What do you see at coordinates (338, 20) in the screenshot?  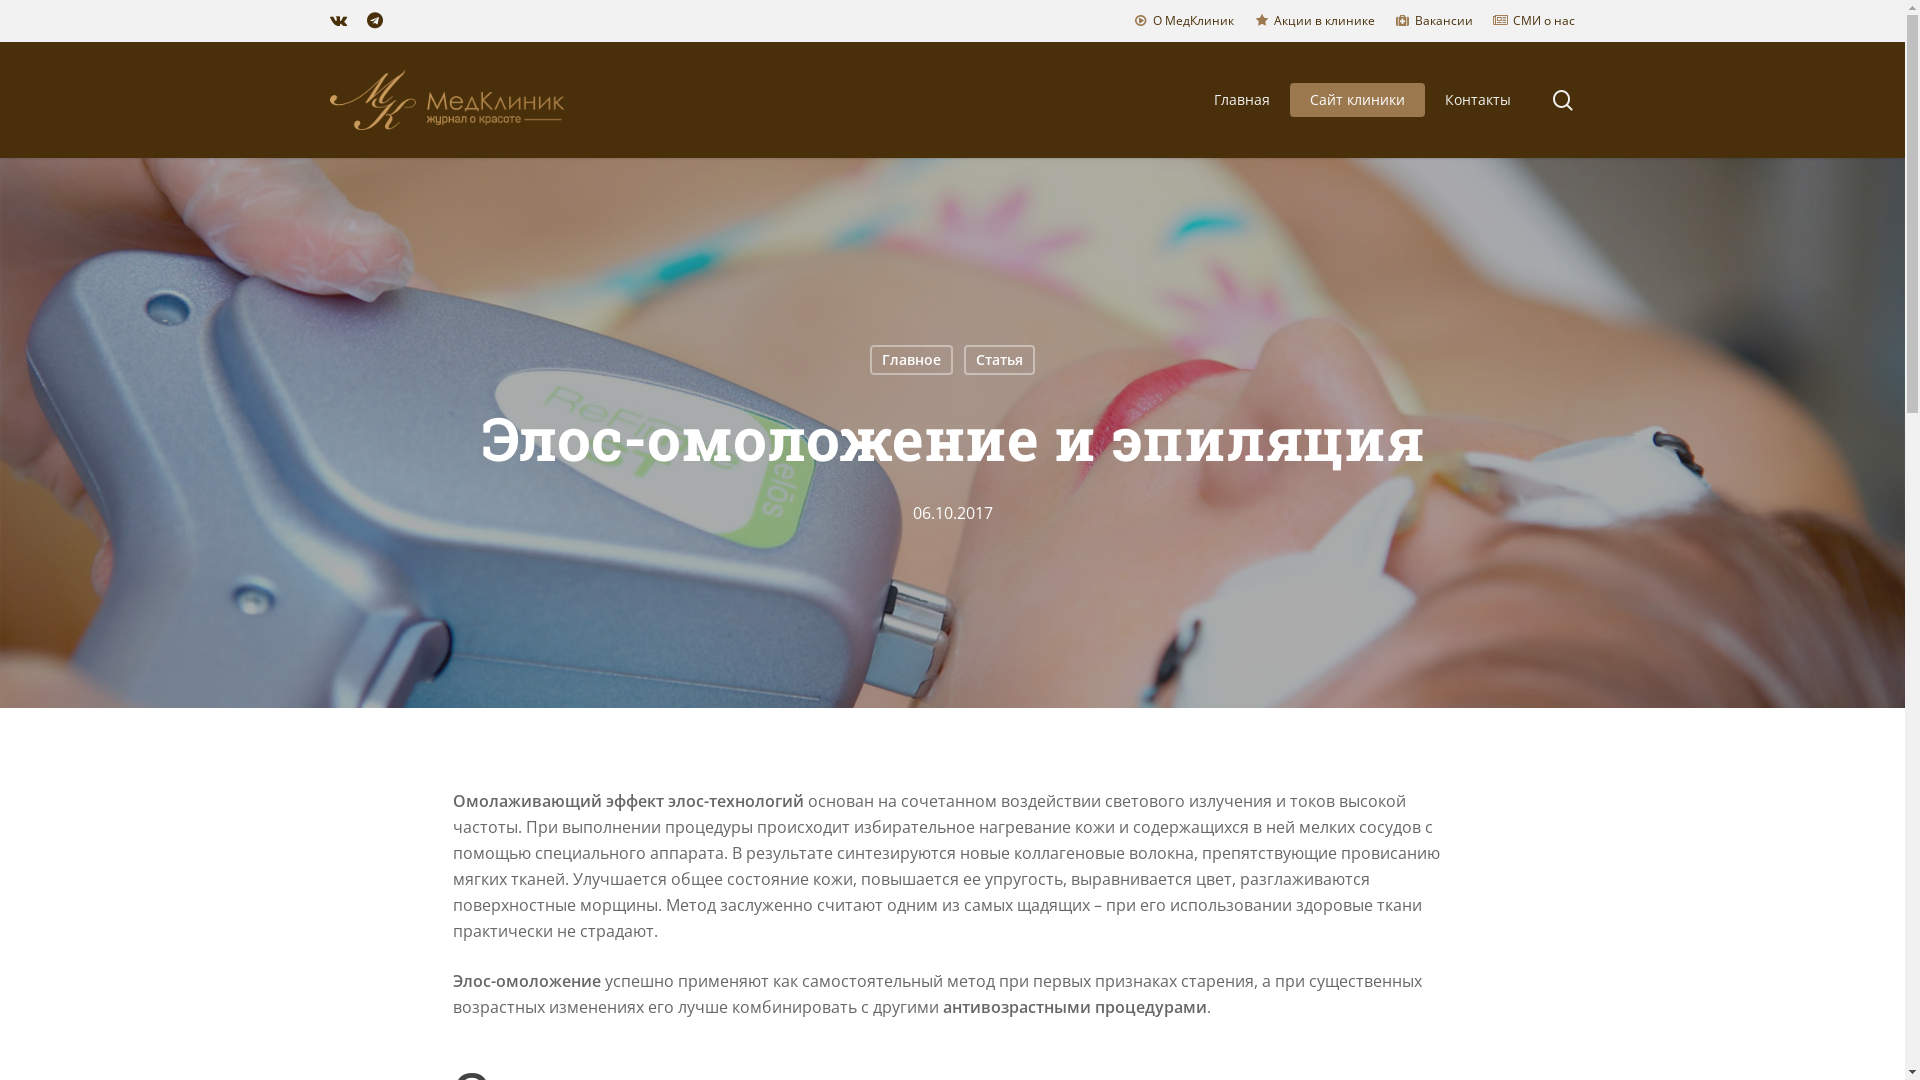 I see `'vk'` at bounding box center [338, 20].